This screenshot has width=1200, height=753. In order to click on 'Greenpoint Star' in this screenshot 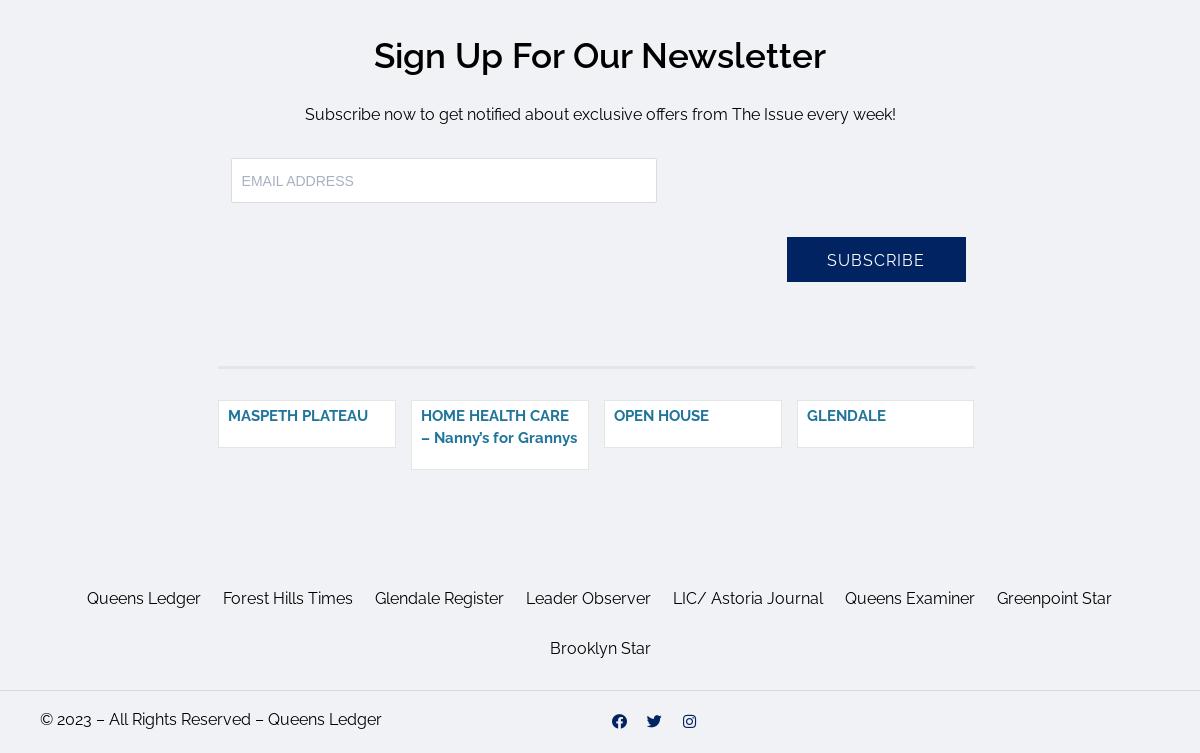, I will do `click(1053, 597)`.